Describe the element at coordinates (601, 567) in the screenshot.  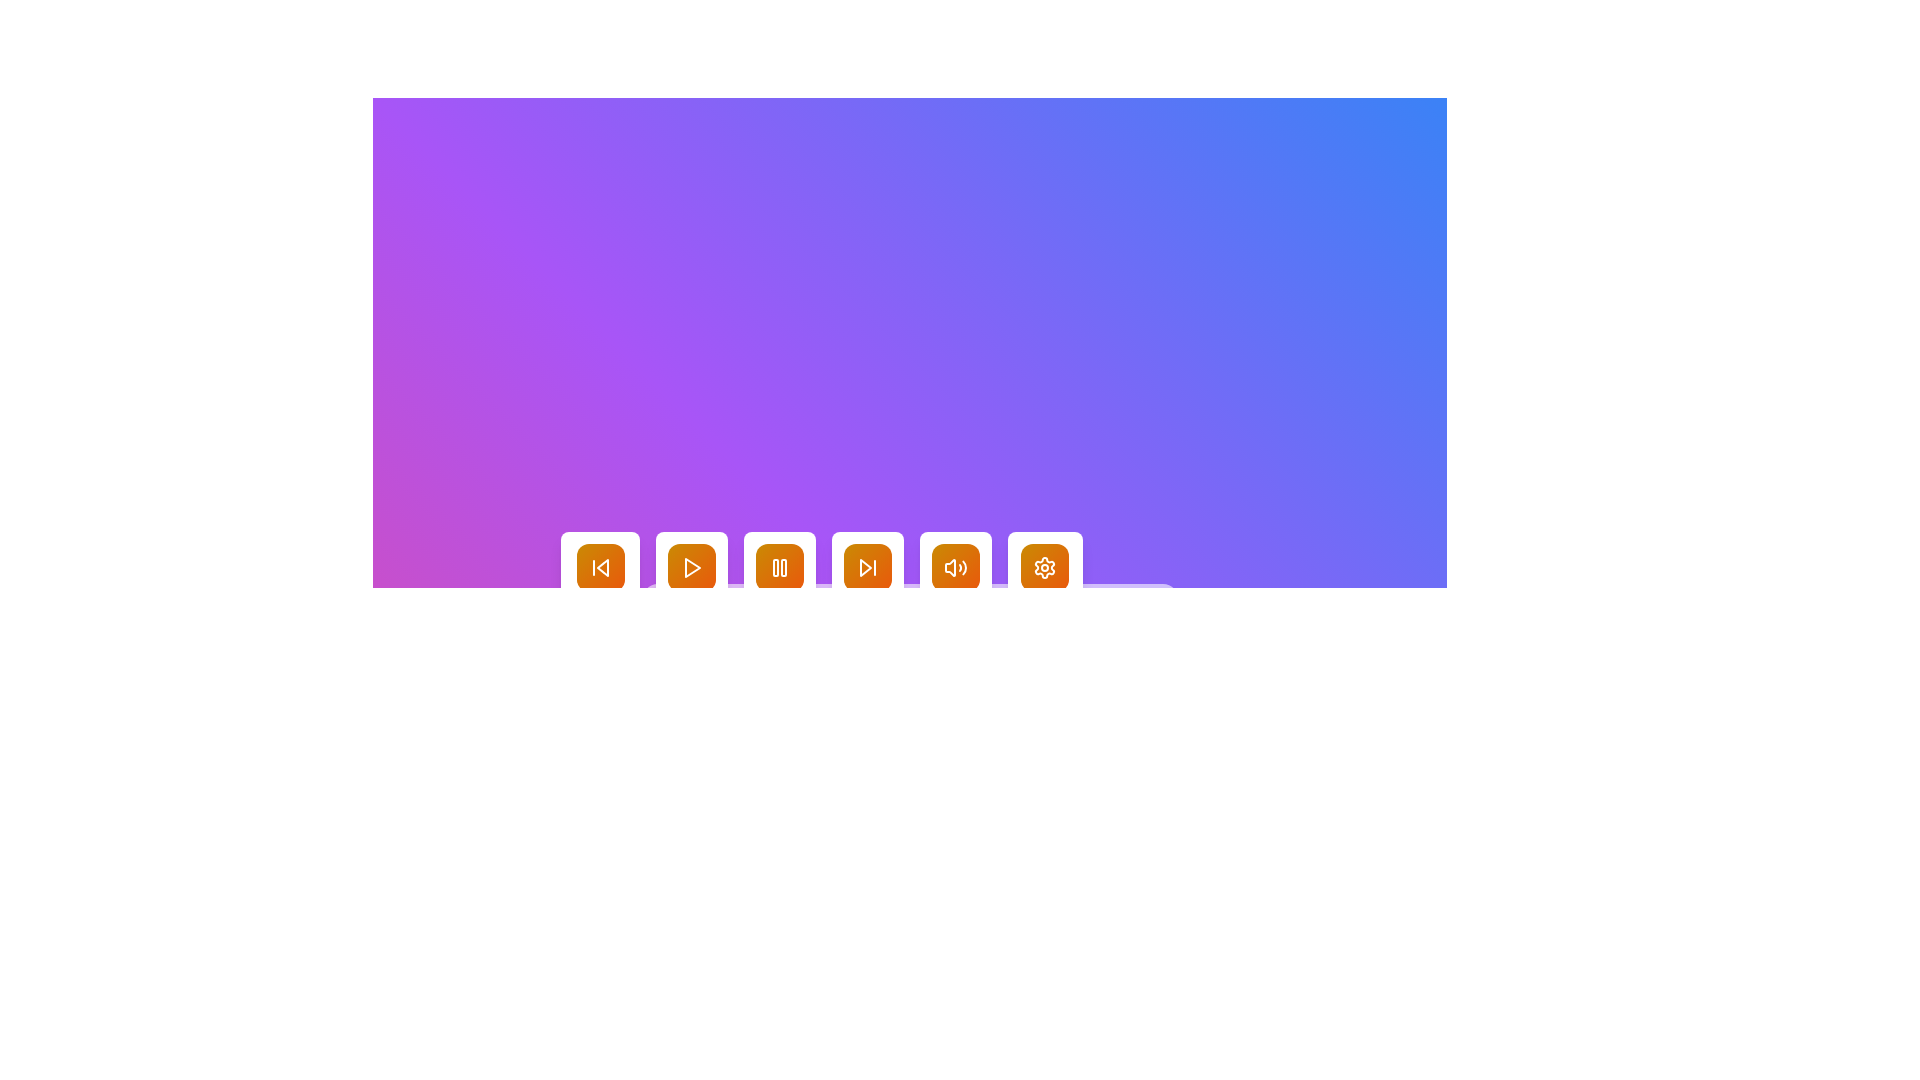
I see `the skip-backward icon located in the first button of the horizontal row of media control buttons at the bottom center of the interface` at that location.